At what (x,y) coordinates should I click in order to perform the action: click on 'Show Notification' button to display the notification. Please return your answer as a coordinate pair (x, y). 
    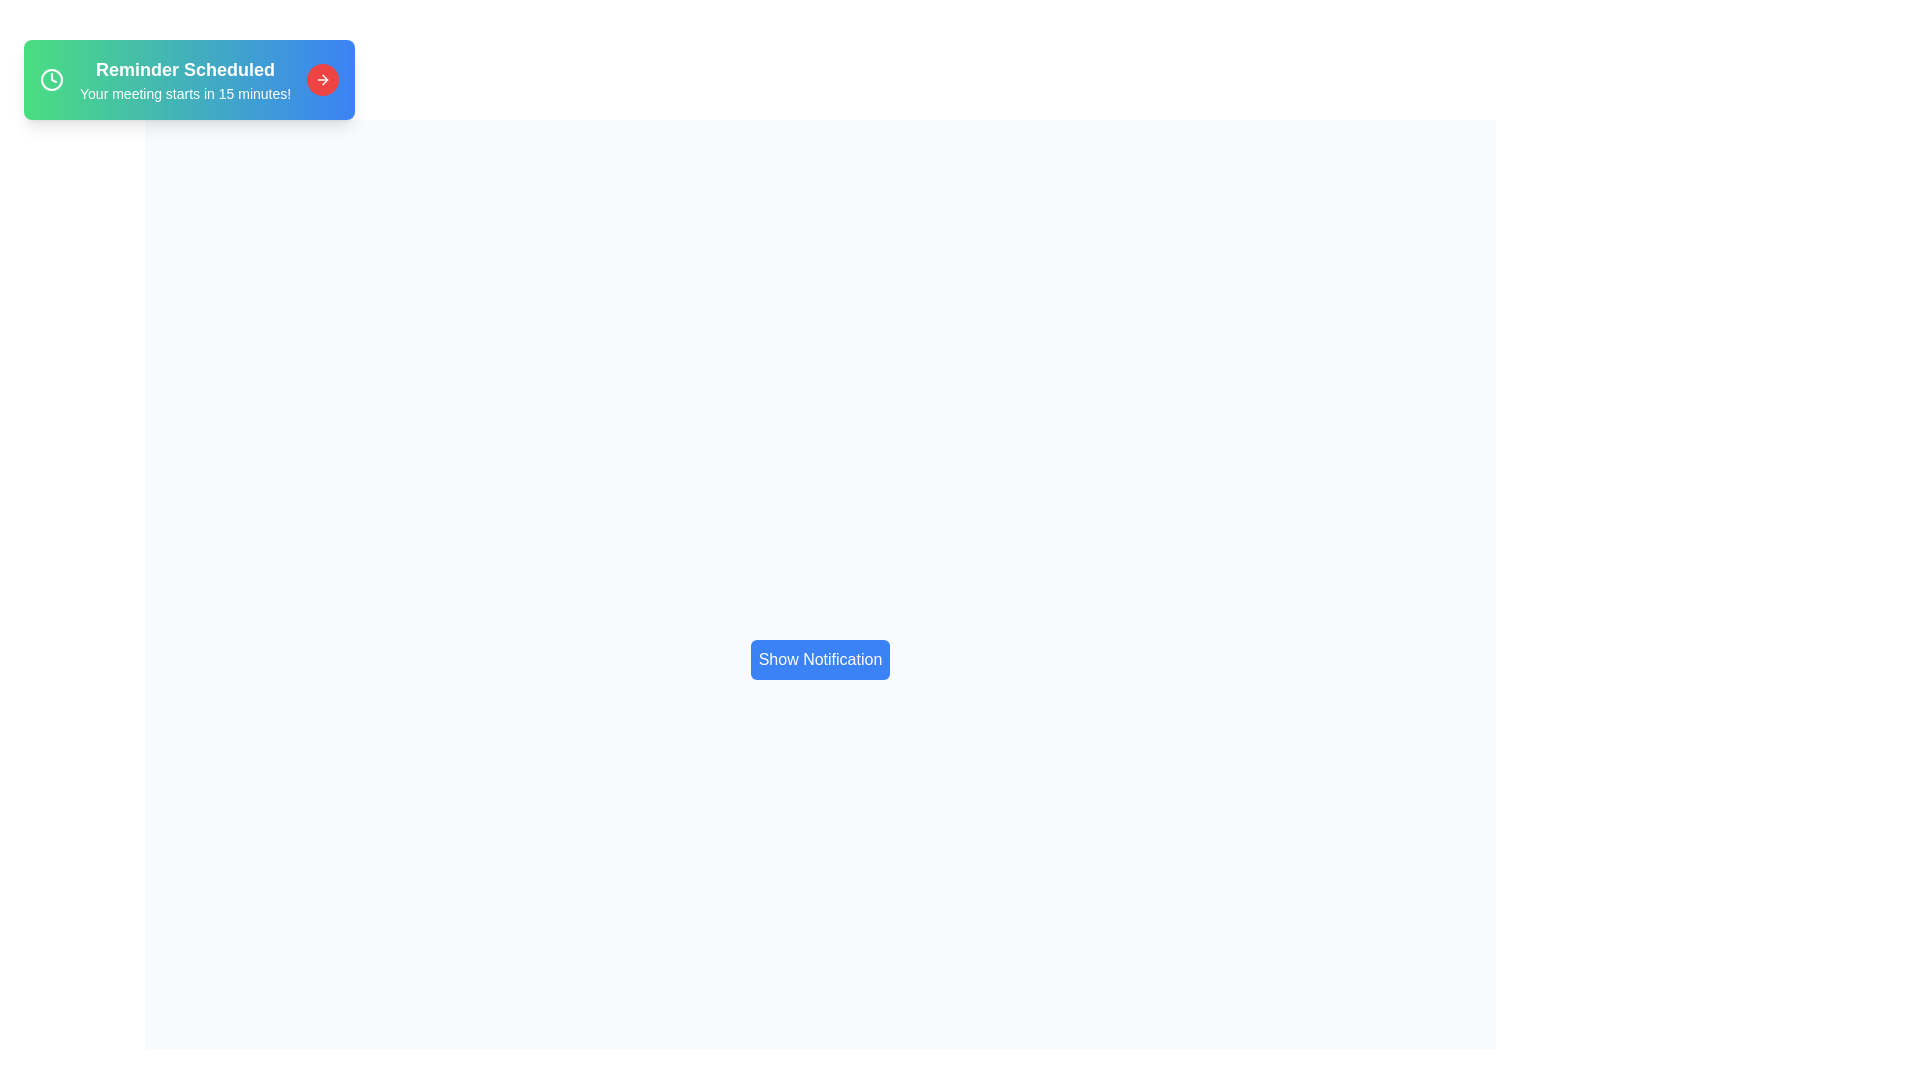
    Looking at the image, I should click on (820, 659).